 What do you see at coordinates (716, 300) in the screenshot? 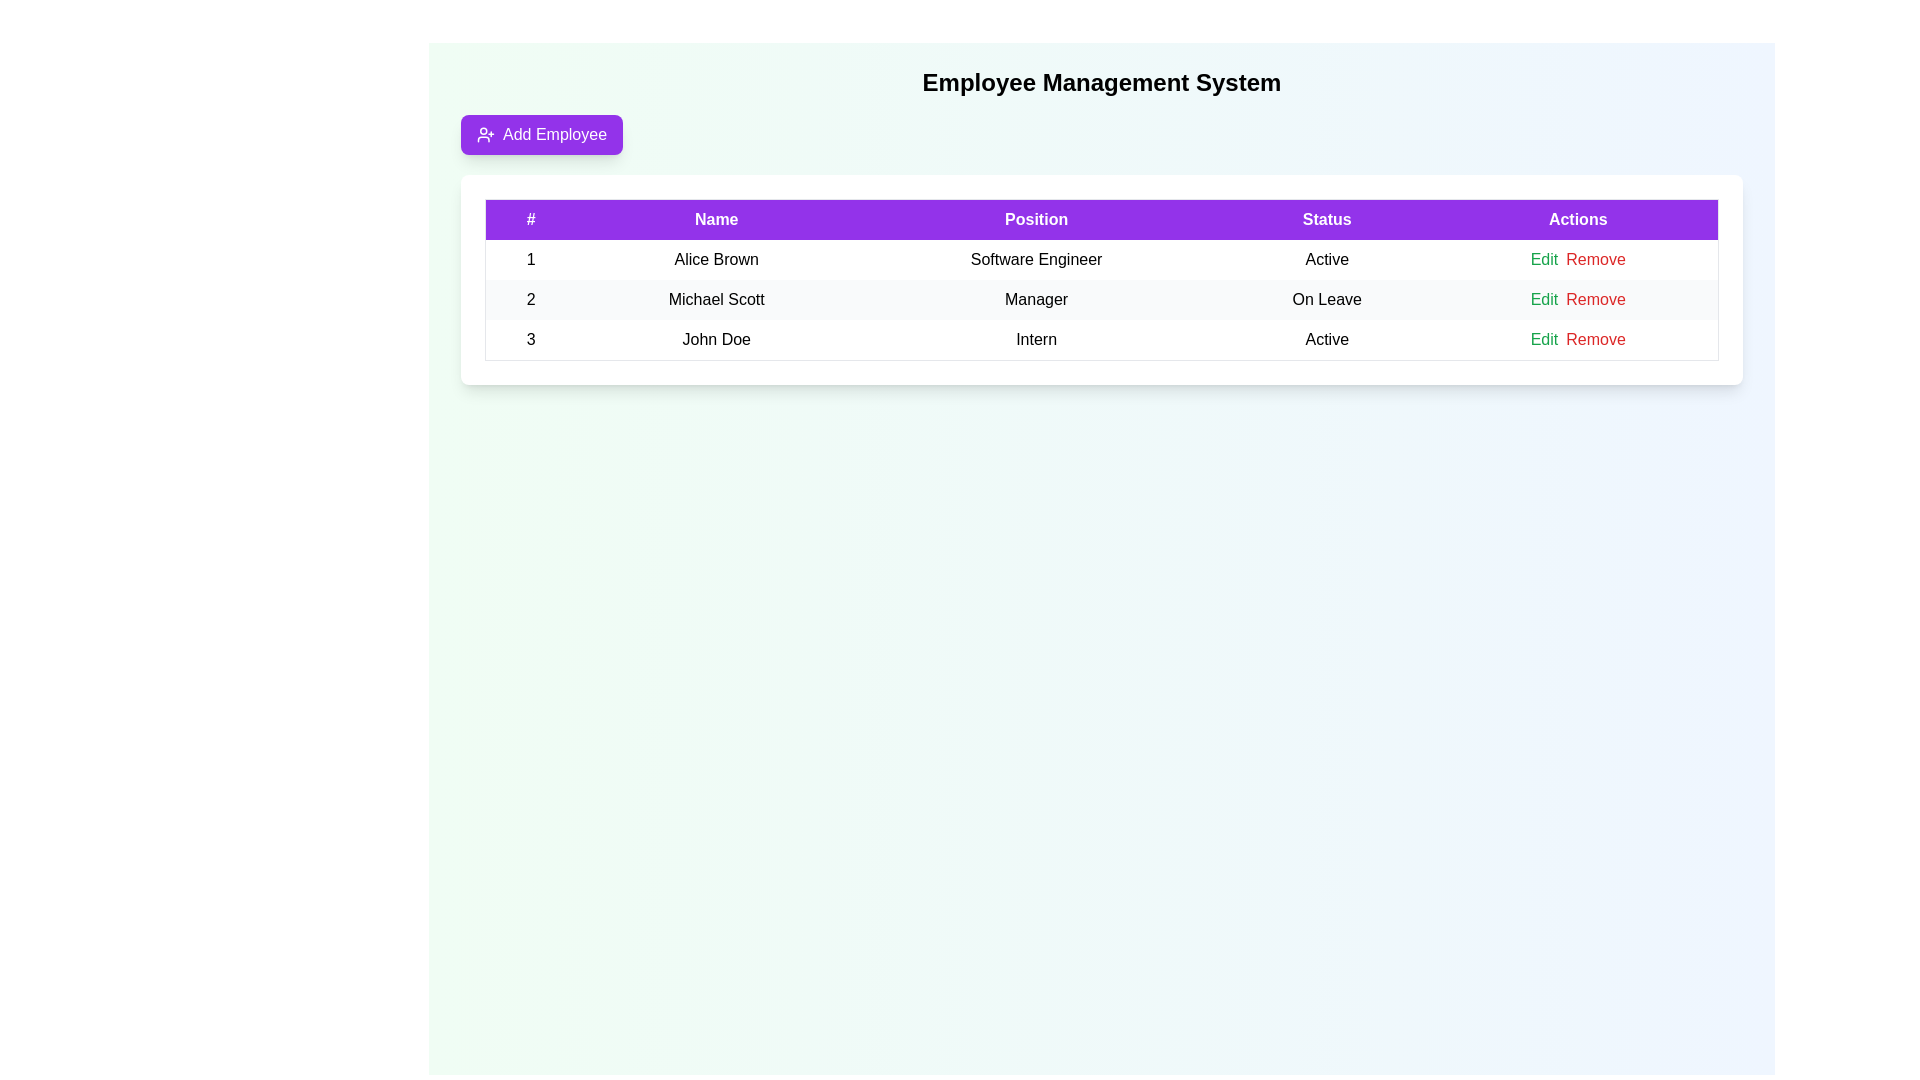
I see `the text label displaying 'Michael Scott' in the second row of the 'Name' column in the employee information table` at bounding box center [716, 300].